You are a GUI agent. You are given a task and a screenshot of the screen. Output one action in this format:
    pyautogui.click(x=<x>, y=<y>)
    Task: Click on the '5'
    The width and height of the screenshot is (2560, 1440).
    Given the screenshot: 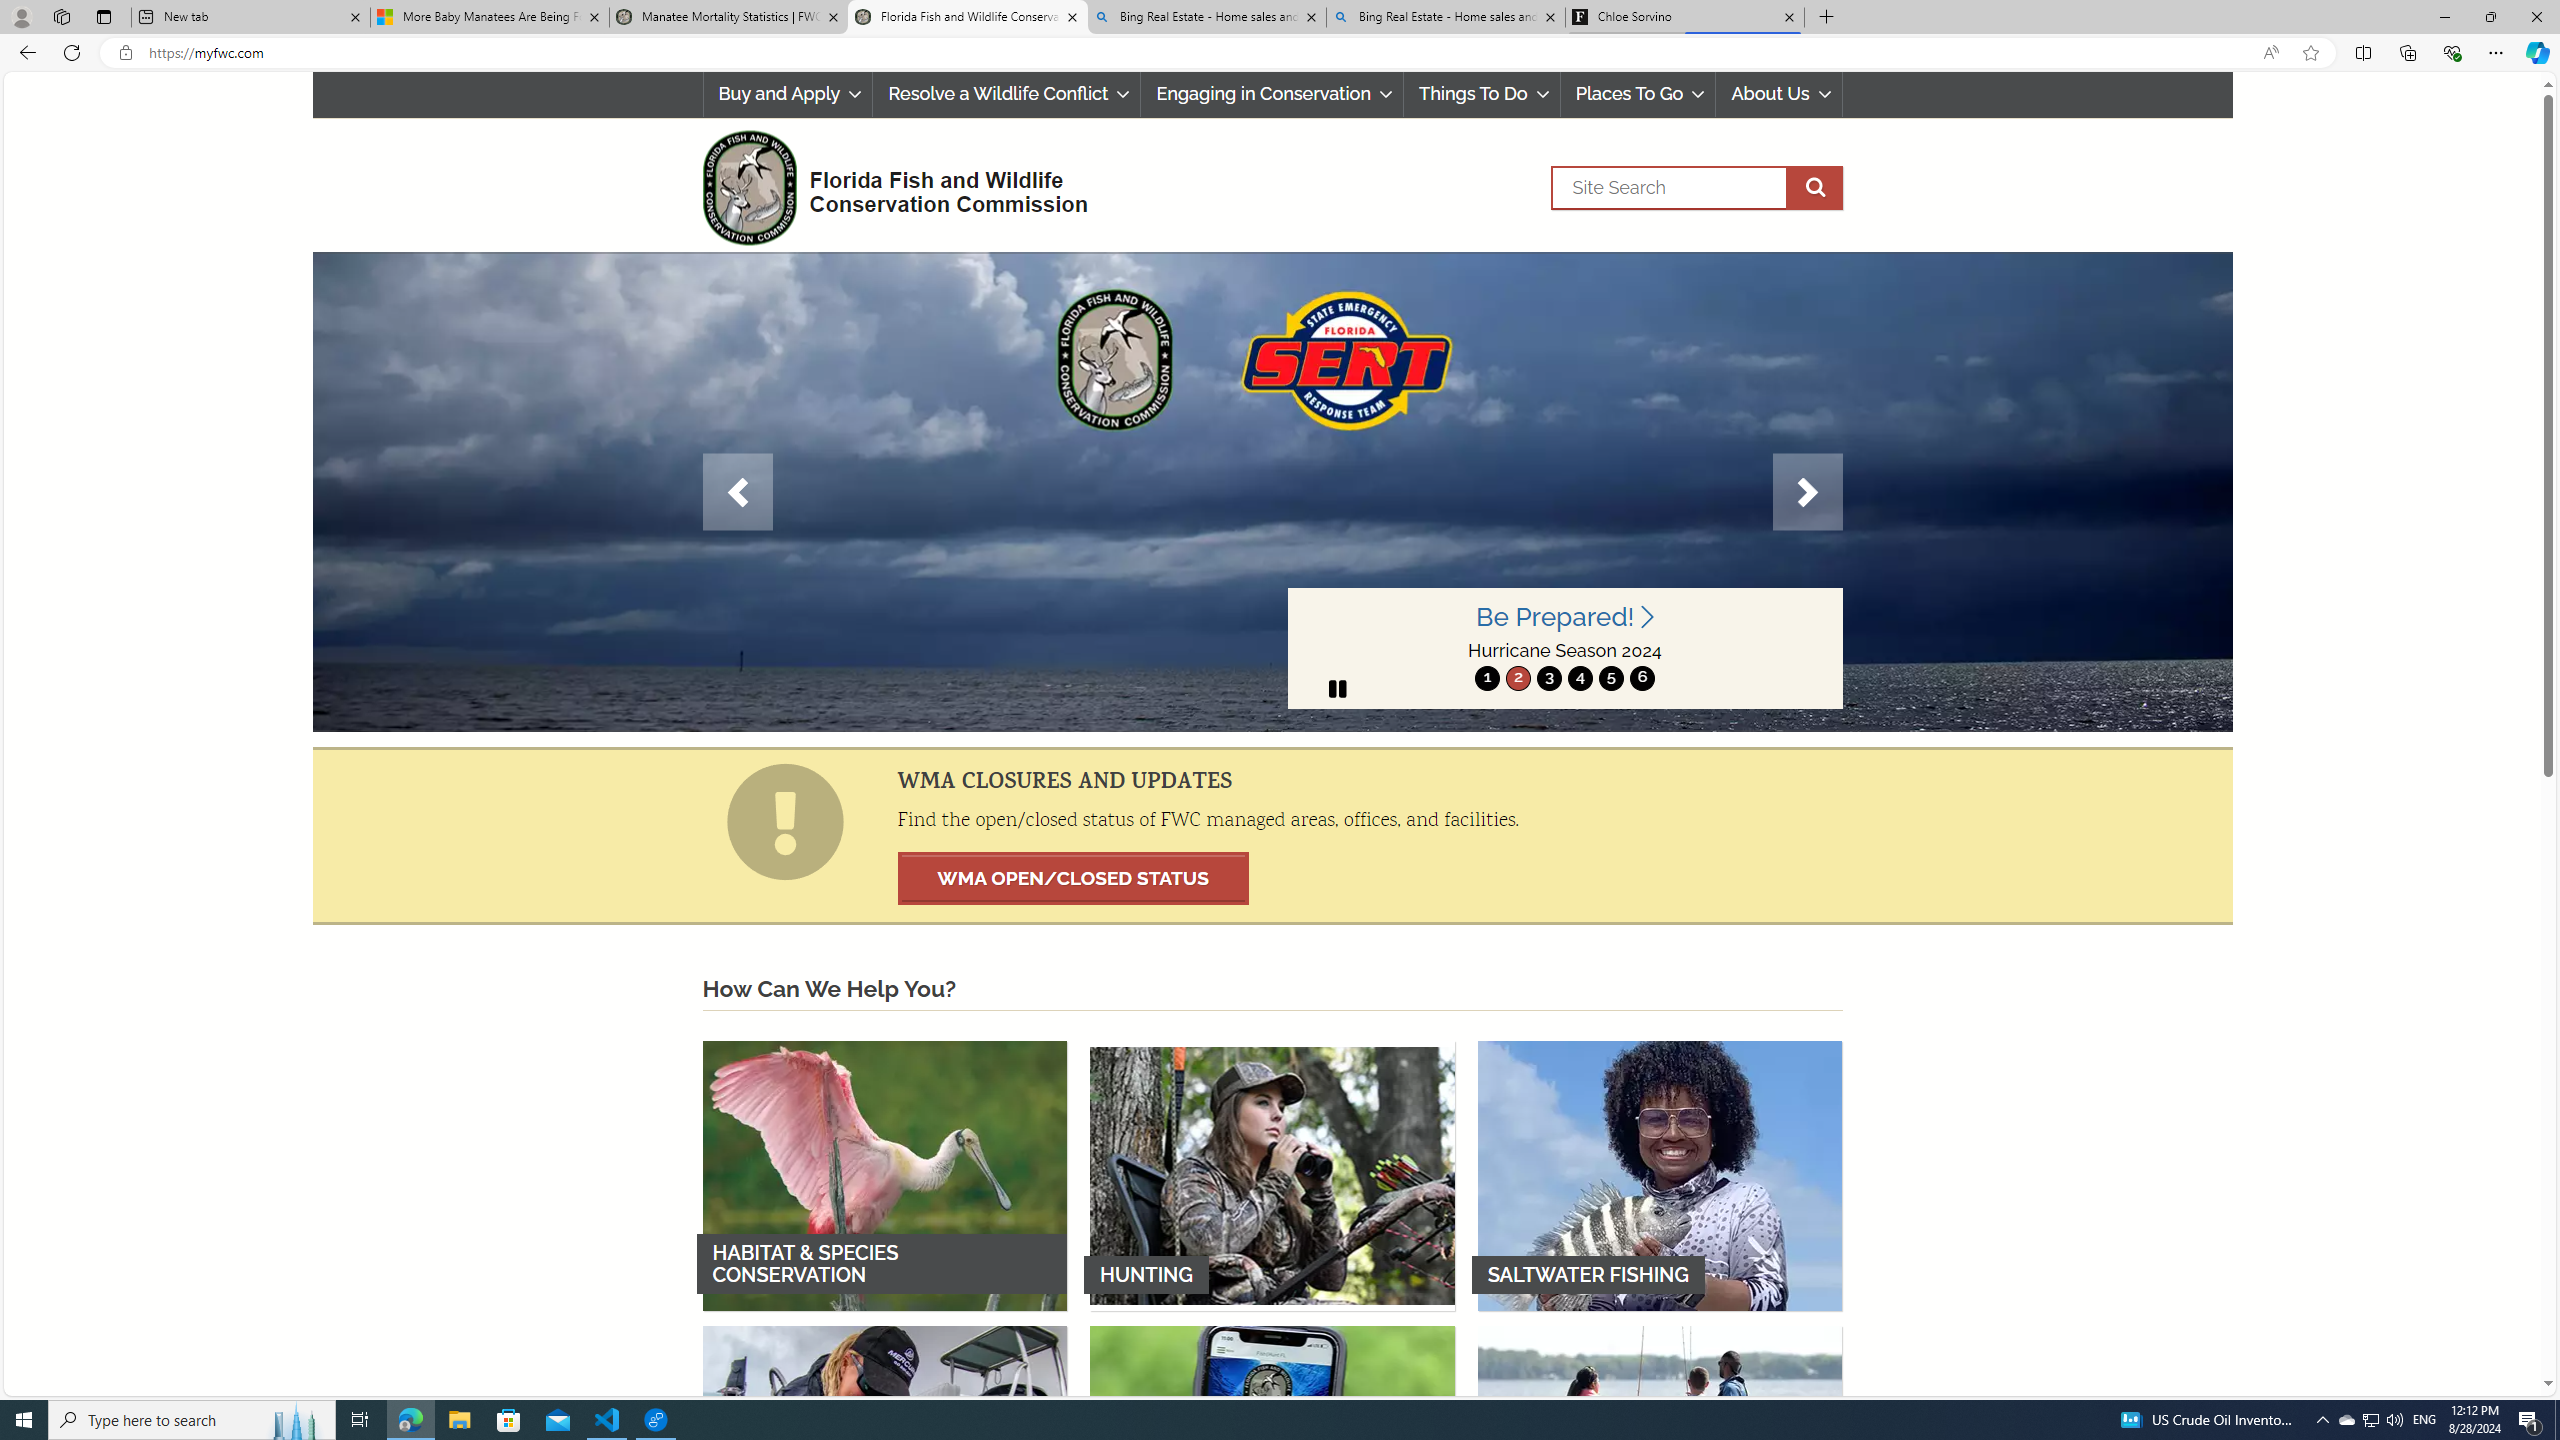 What is the action you would take?
    pyautogui.click(x=1610, y=677)
    